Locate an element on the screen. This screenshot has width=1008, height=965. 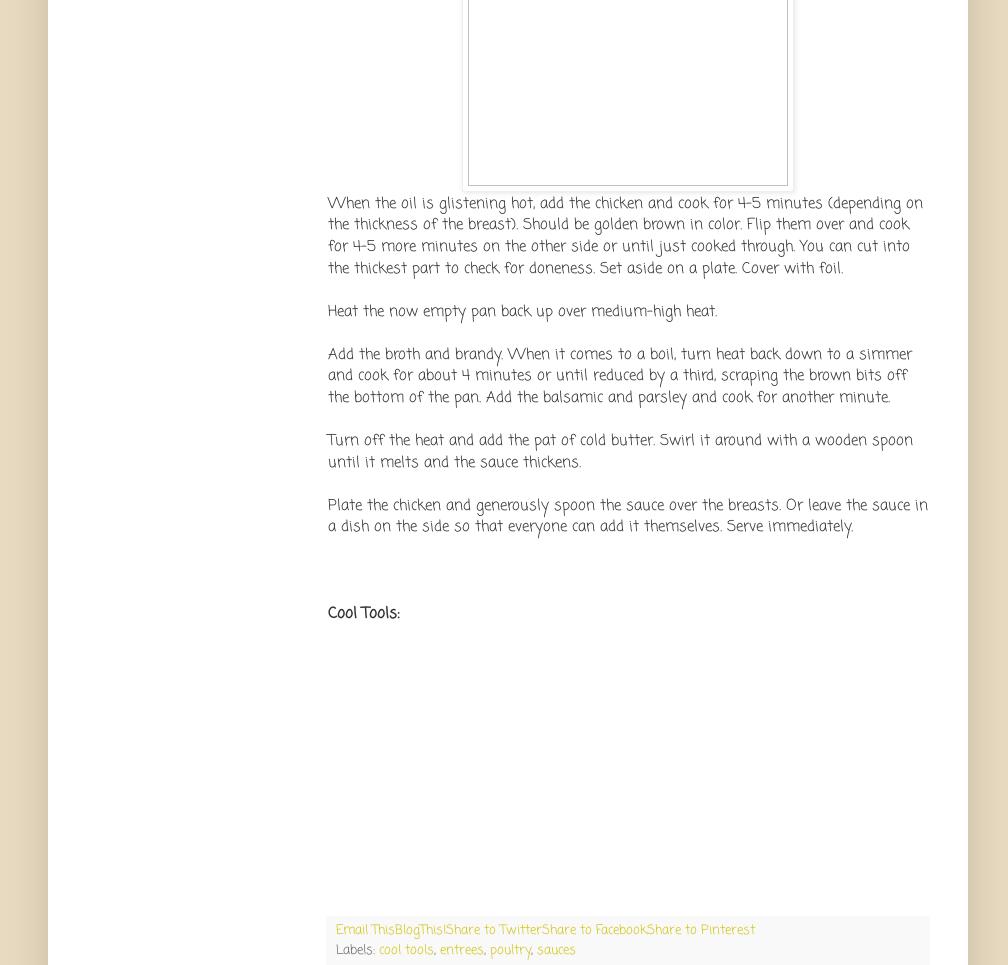
'Turn off the heat and add the pat of cold butter. Swirl it around with a wooden spoon until it melts and the sauce thickens.' is located at coordinates (620, 450).